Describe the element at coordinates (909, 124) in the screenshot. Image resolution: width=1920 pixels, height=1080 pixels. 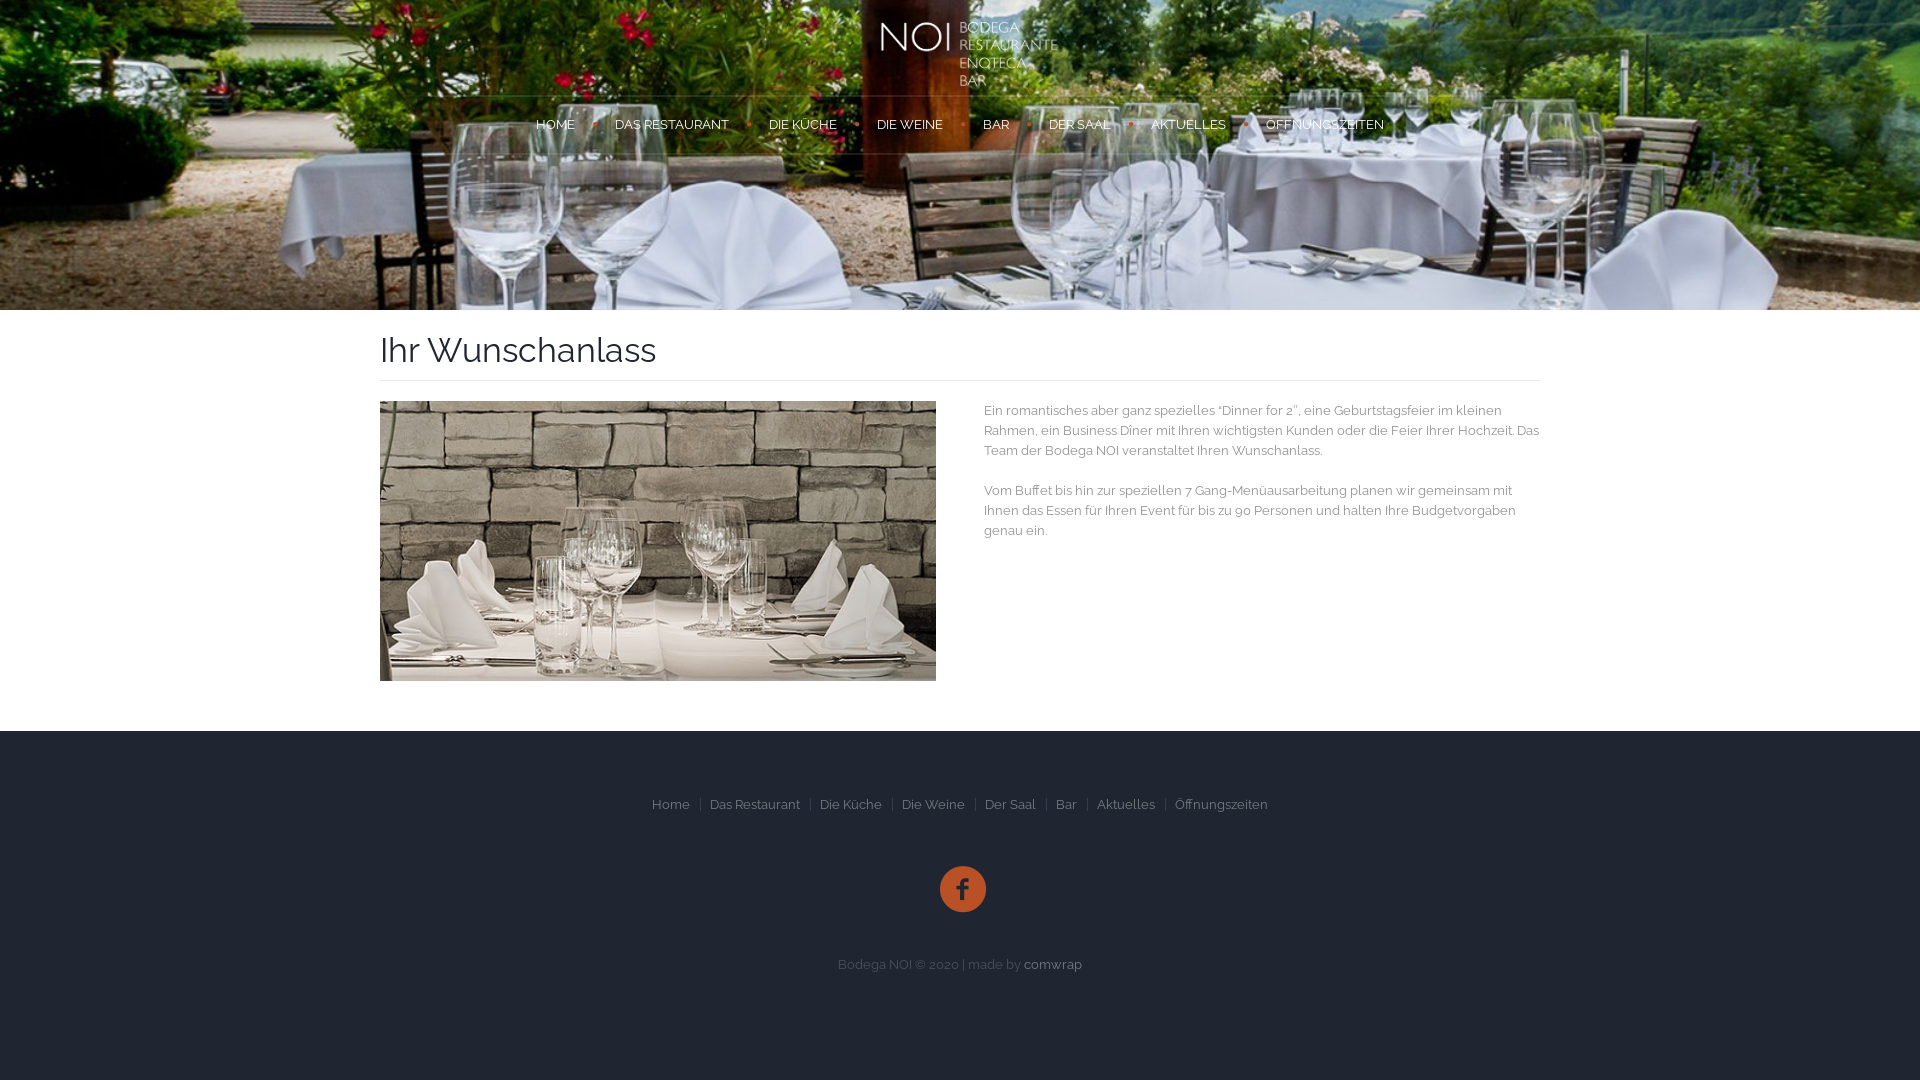
I see `'DIE WEINE'` at that location.